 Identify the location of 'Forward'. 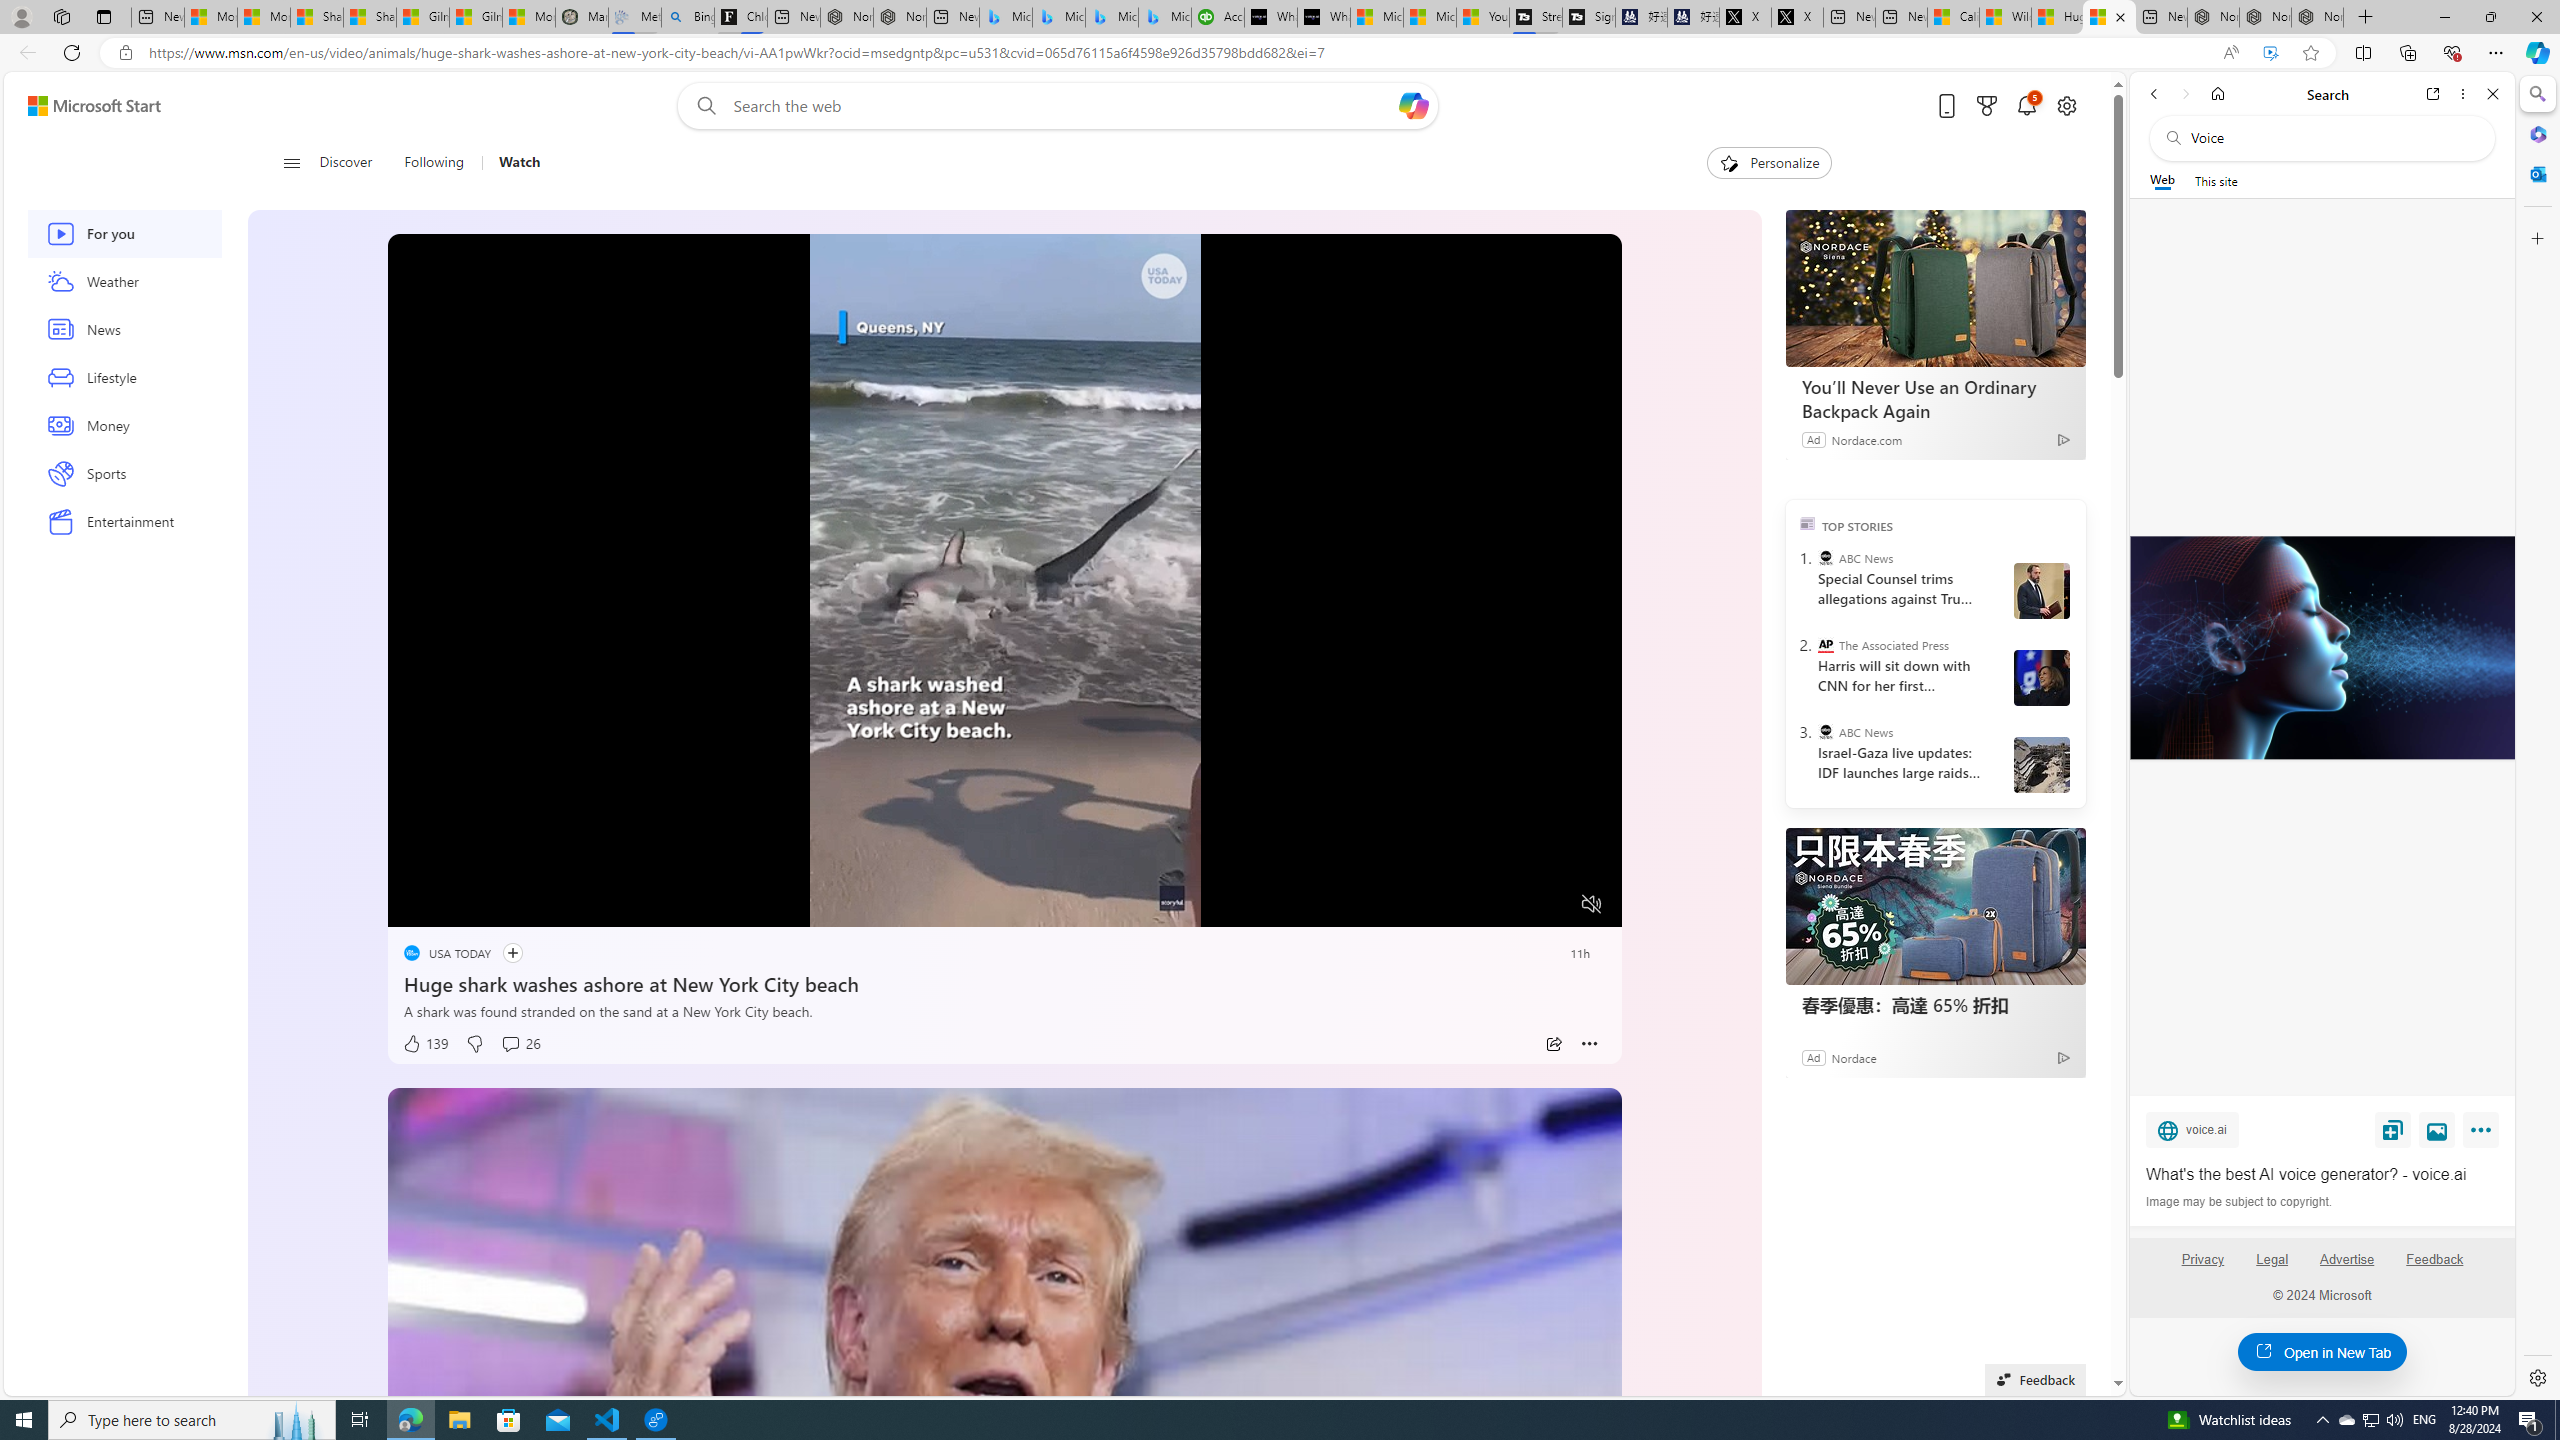
(2184, 93).